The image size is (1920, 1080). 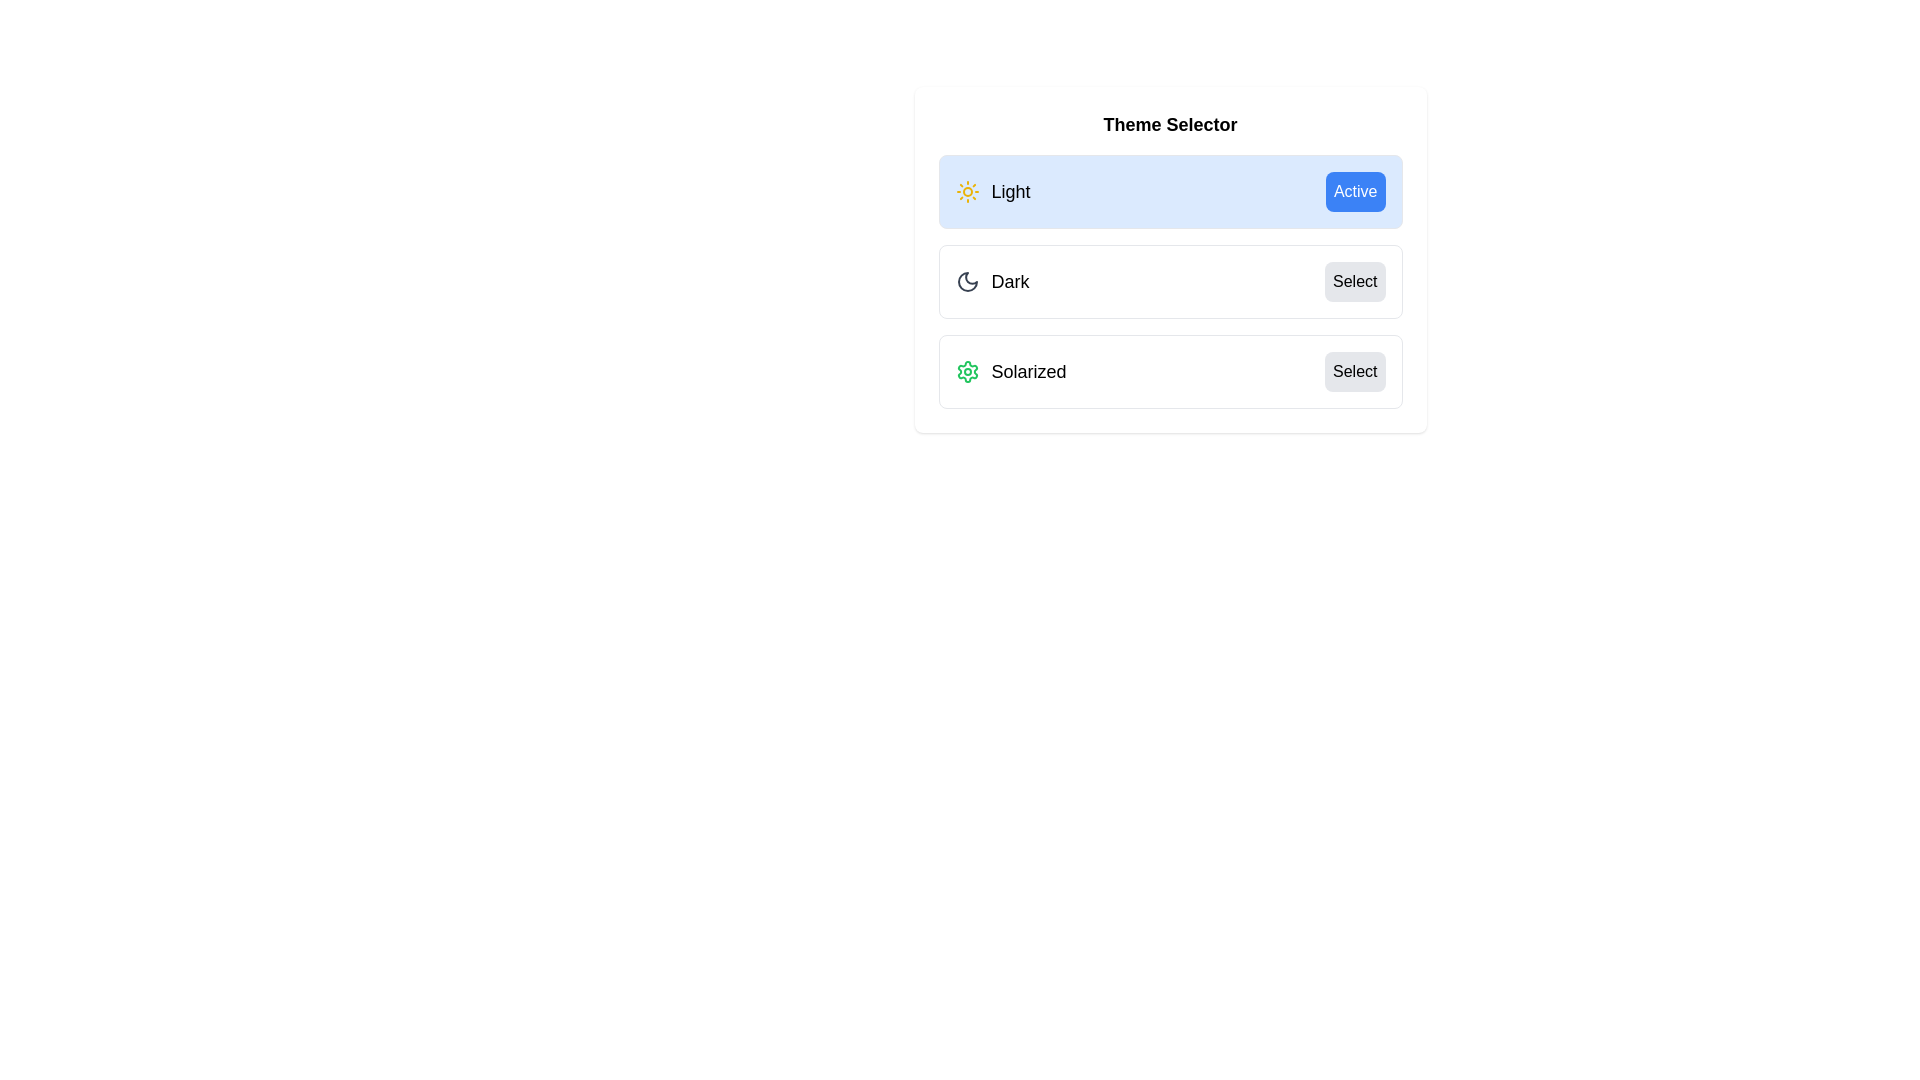 What do you see at coordinates (967, 281) in the screenshot?
I see `the icon next to Dark theme` at bounding box center [967, 281].